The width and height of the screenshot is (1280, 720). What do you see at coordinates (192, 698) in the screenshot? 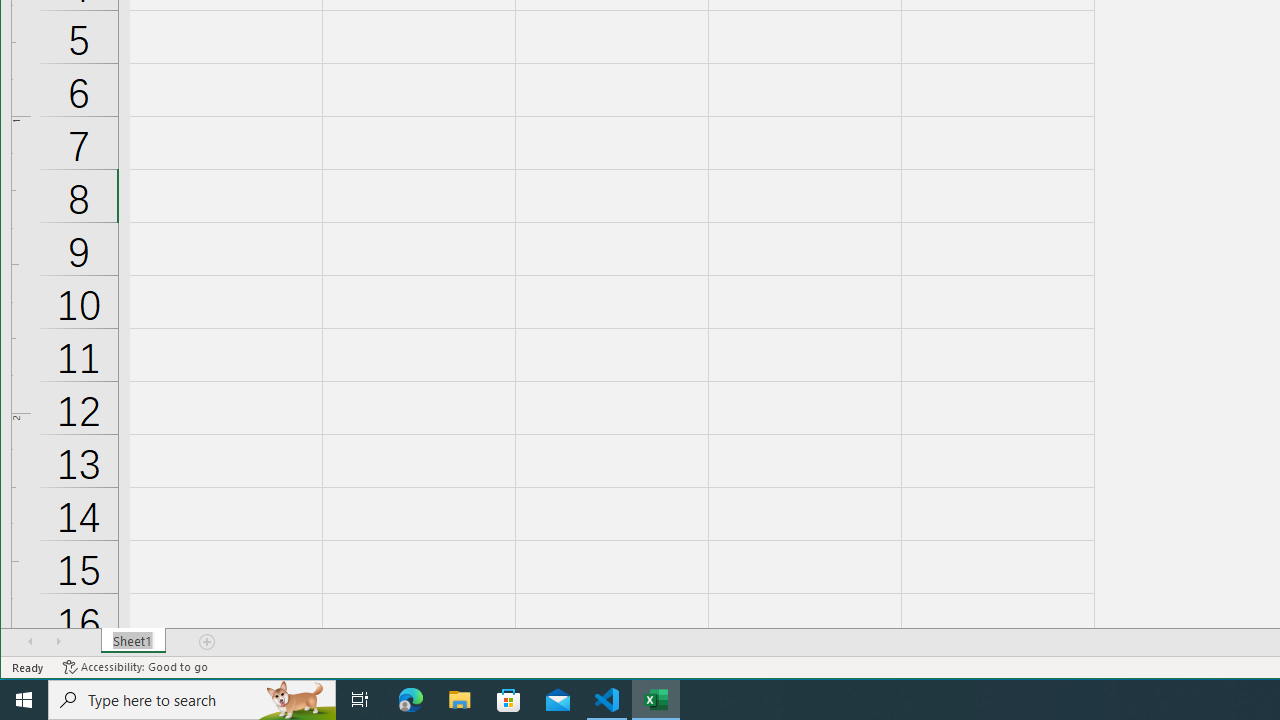
I see `'Type here to search'` at bounding box center [192, 698].